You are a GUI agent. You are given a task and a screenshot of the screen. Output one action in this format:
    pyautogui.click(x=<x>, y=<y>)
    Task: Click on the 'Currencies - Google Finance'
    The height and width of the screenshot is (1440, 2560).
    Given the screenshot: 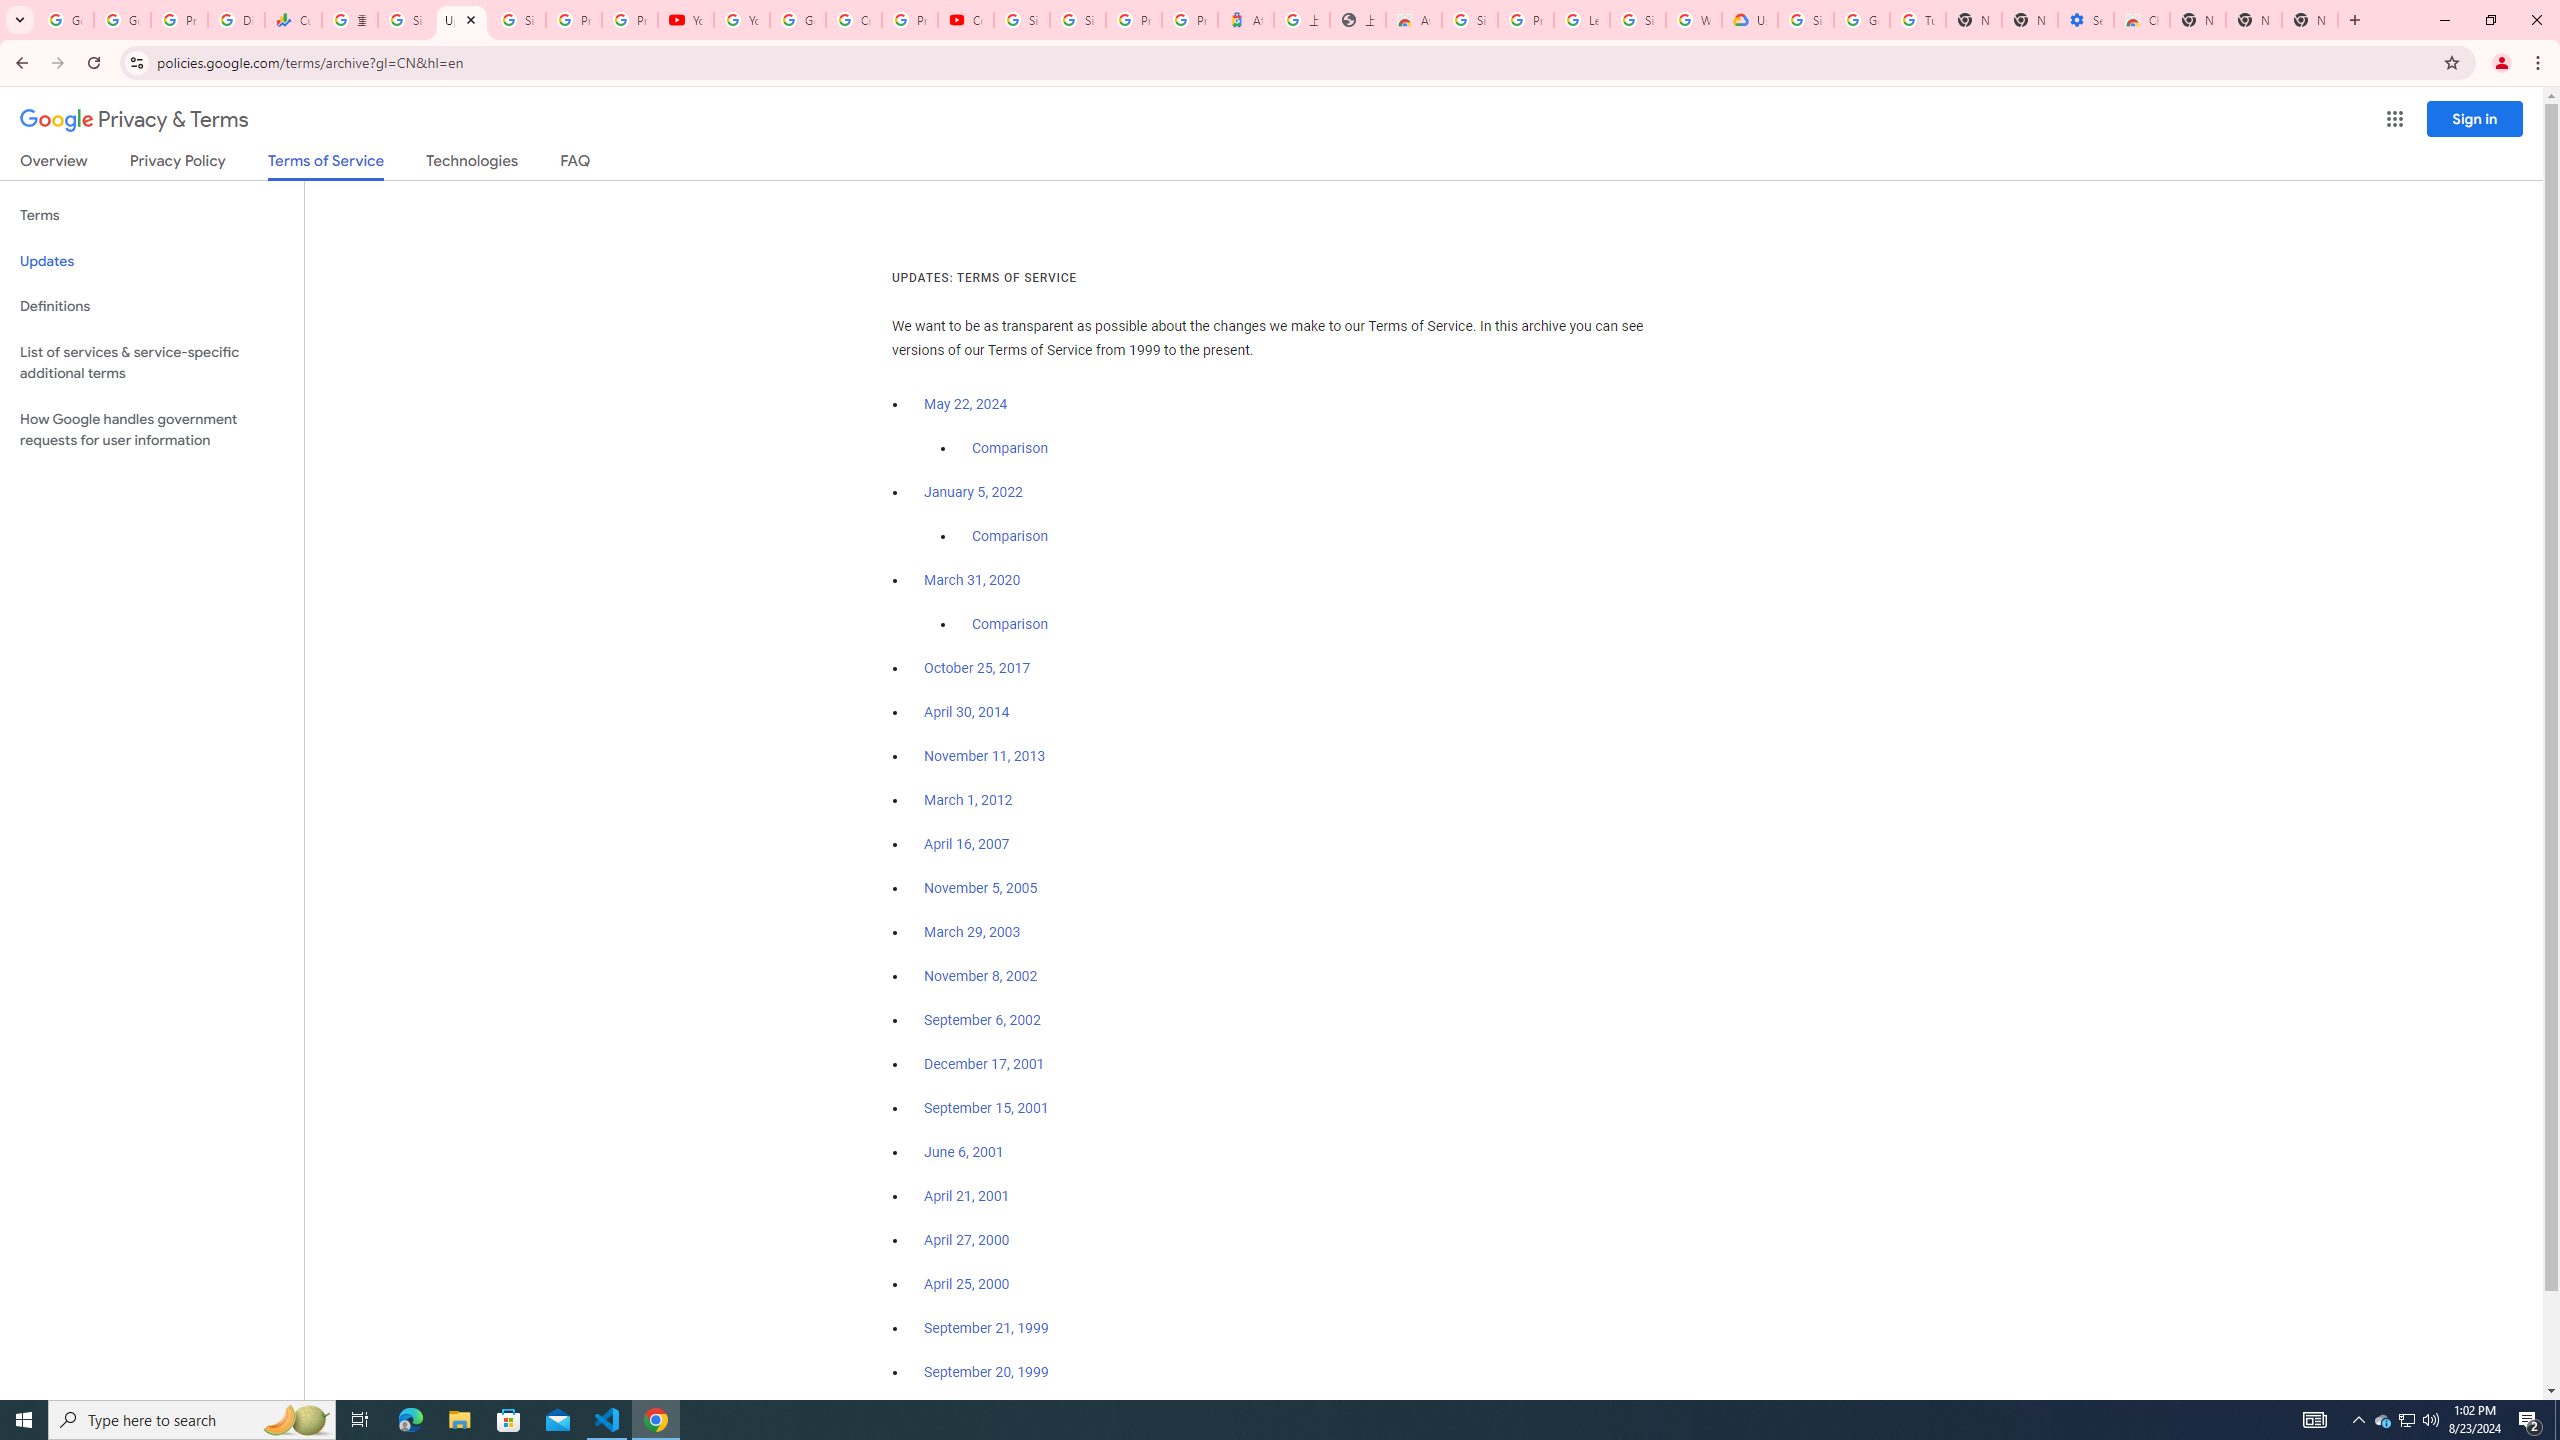 What is the action you would take?
    pyautogui.click(x=293, y=19)
    